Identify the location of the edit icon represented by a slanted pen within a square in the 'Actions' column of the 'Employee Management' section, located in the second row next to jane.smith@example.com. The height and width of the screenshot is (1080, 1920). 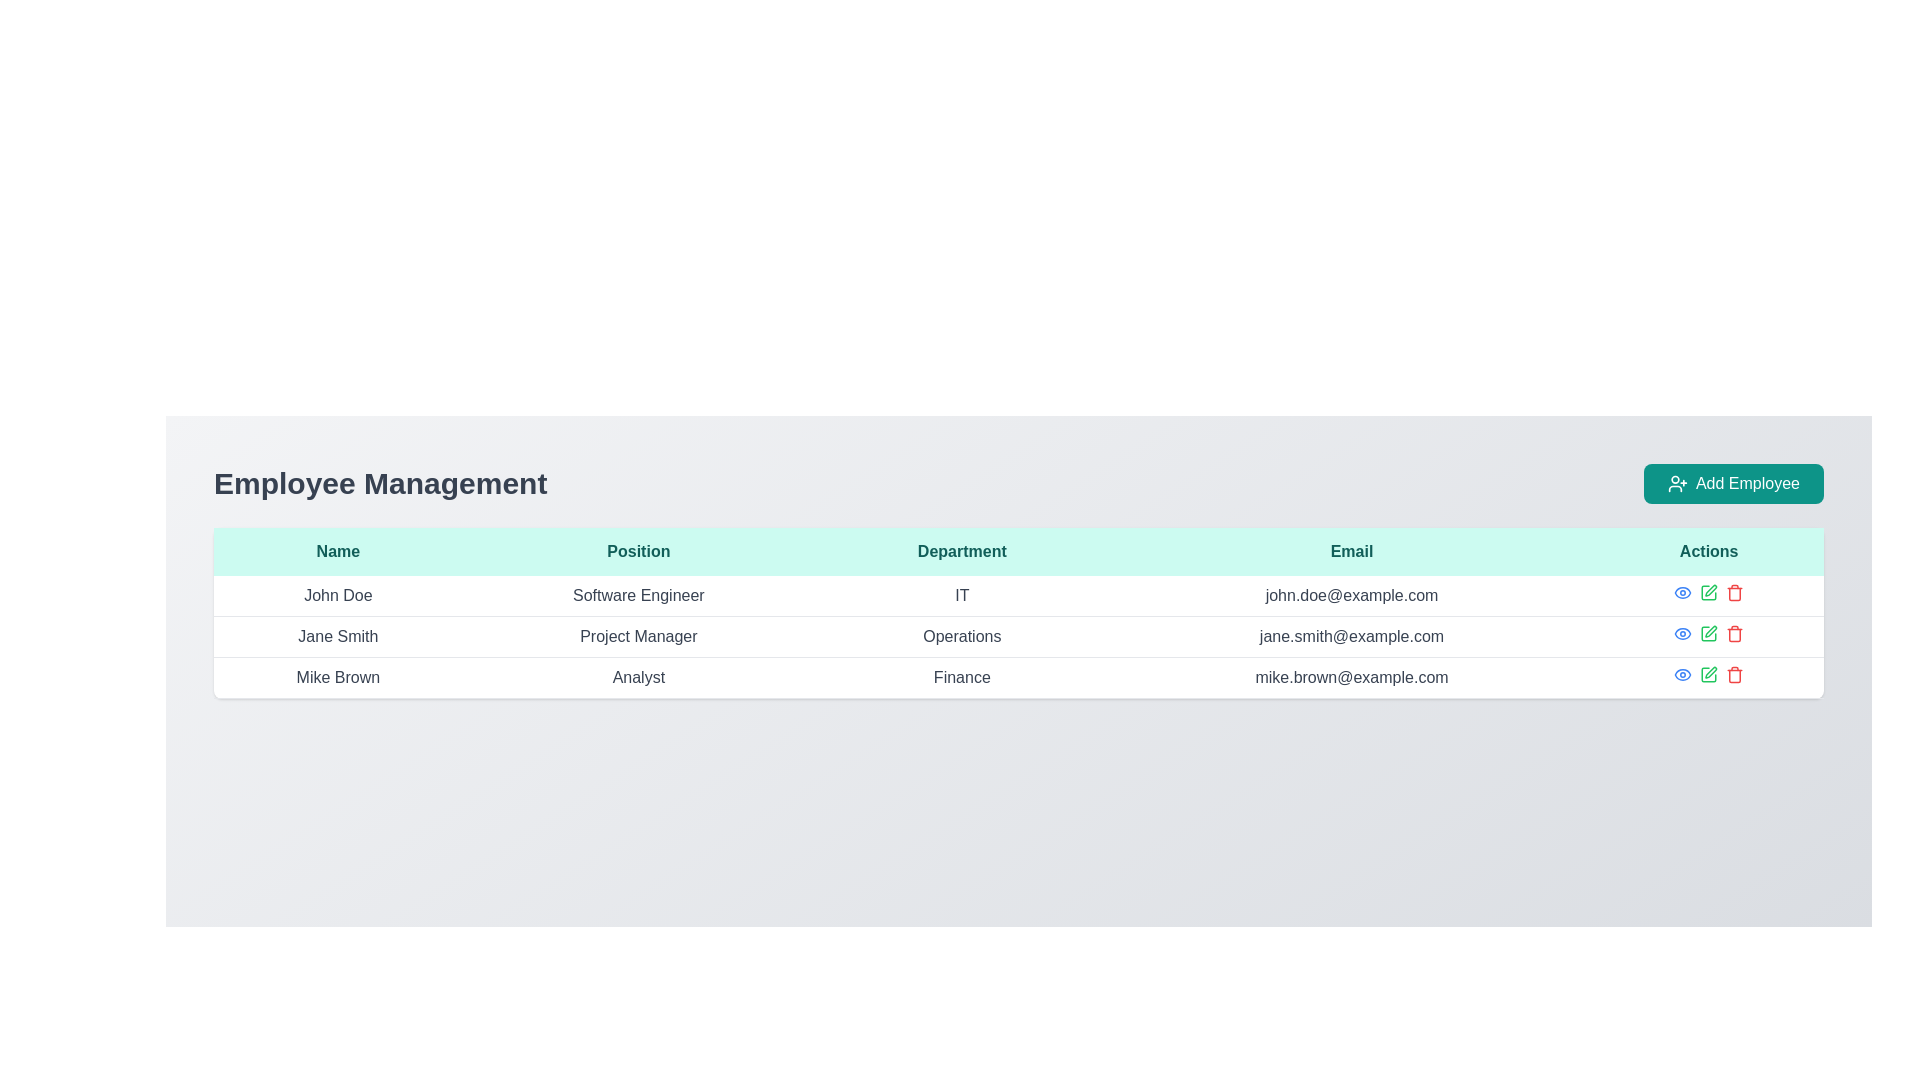
(1710, 631).